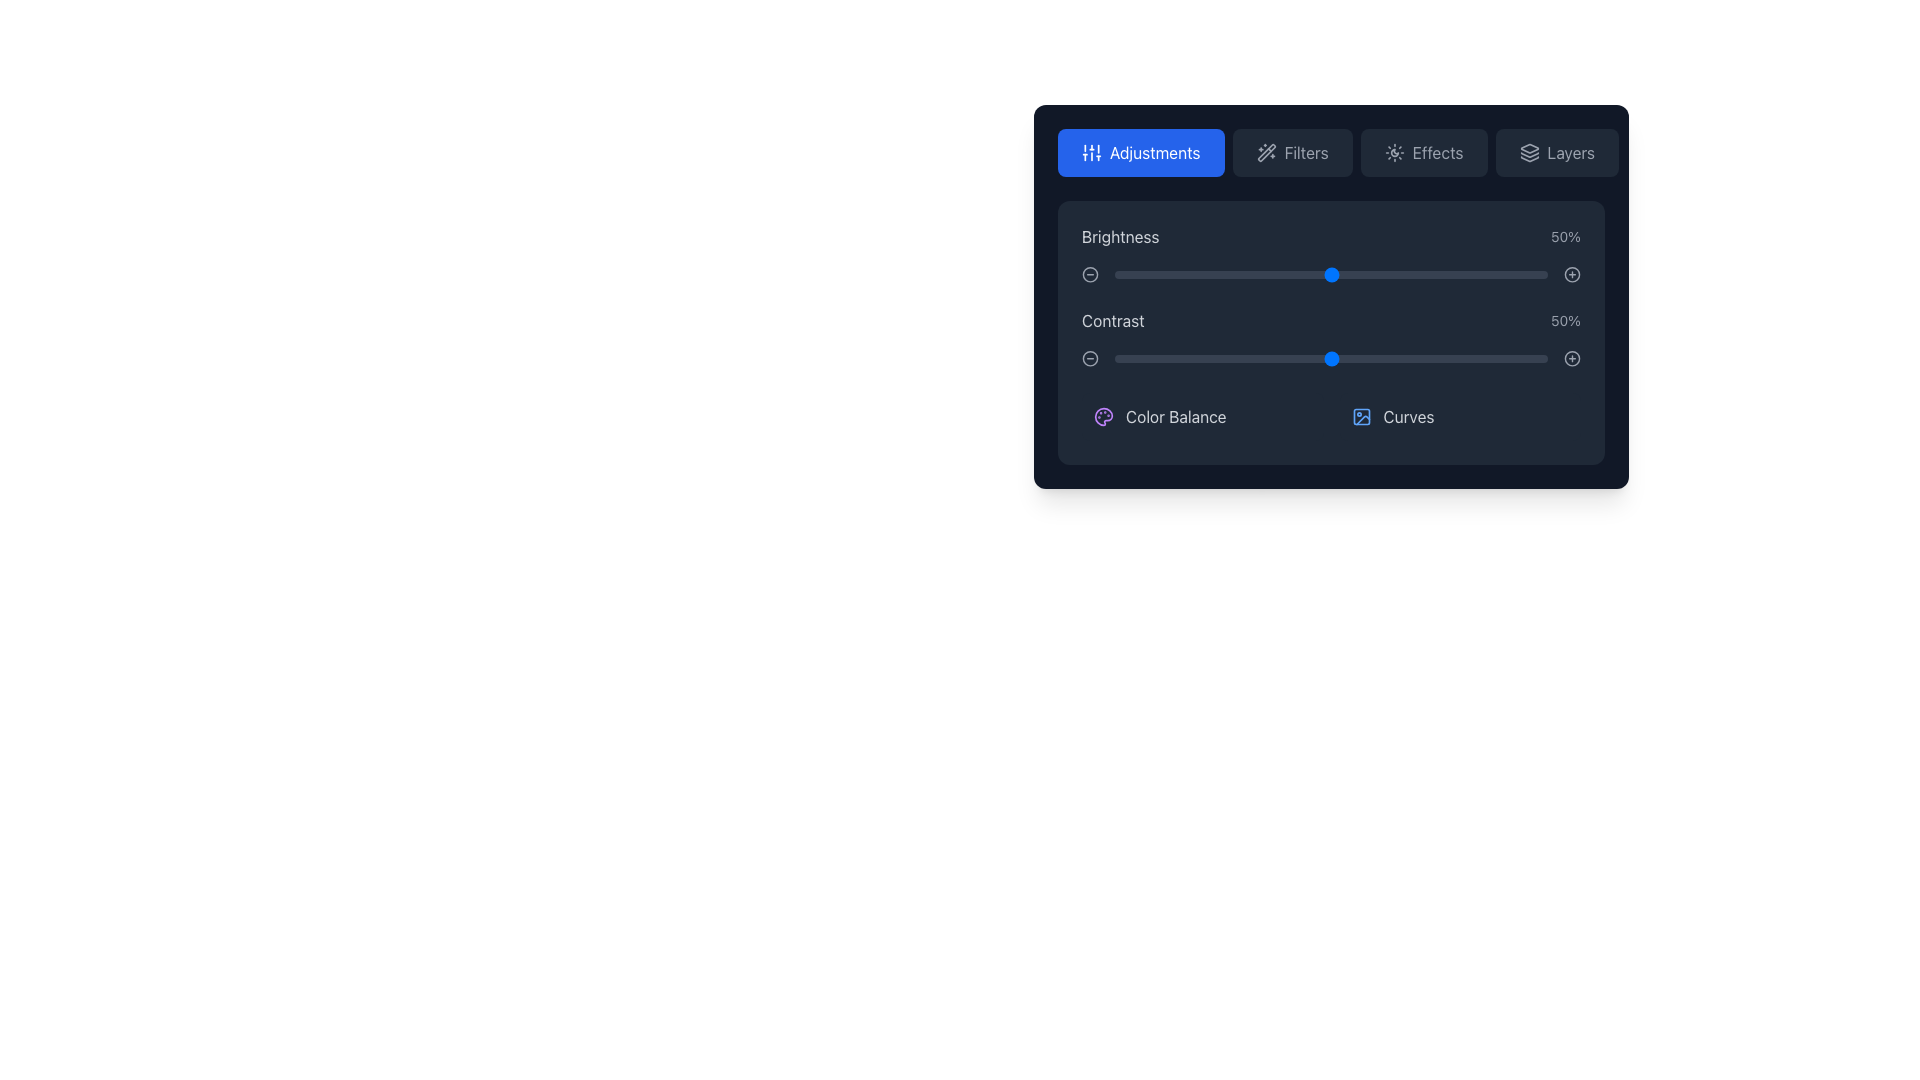  What do you see at coordinates (1155, 152) in the screenshot?
I see `the navigational button` at bounding box center [1155, 152].